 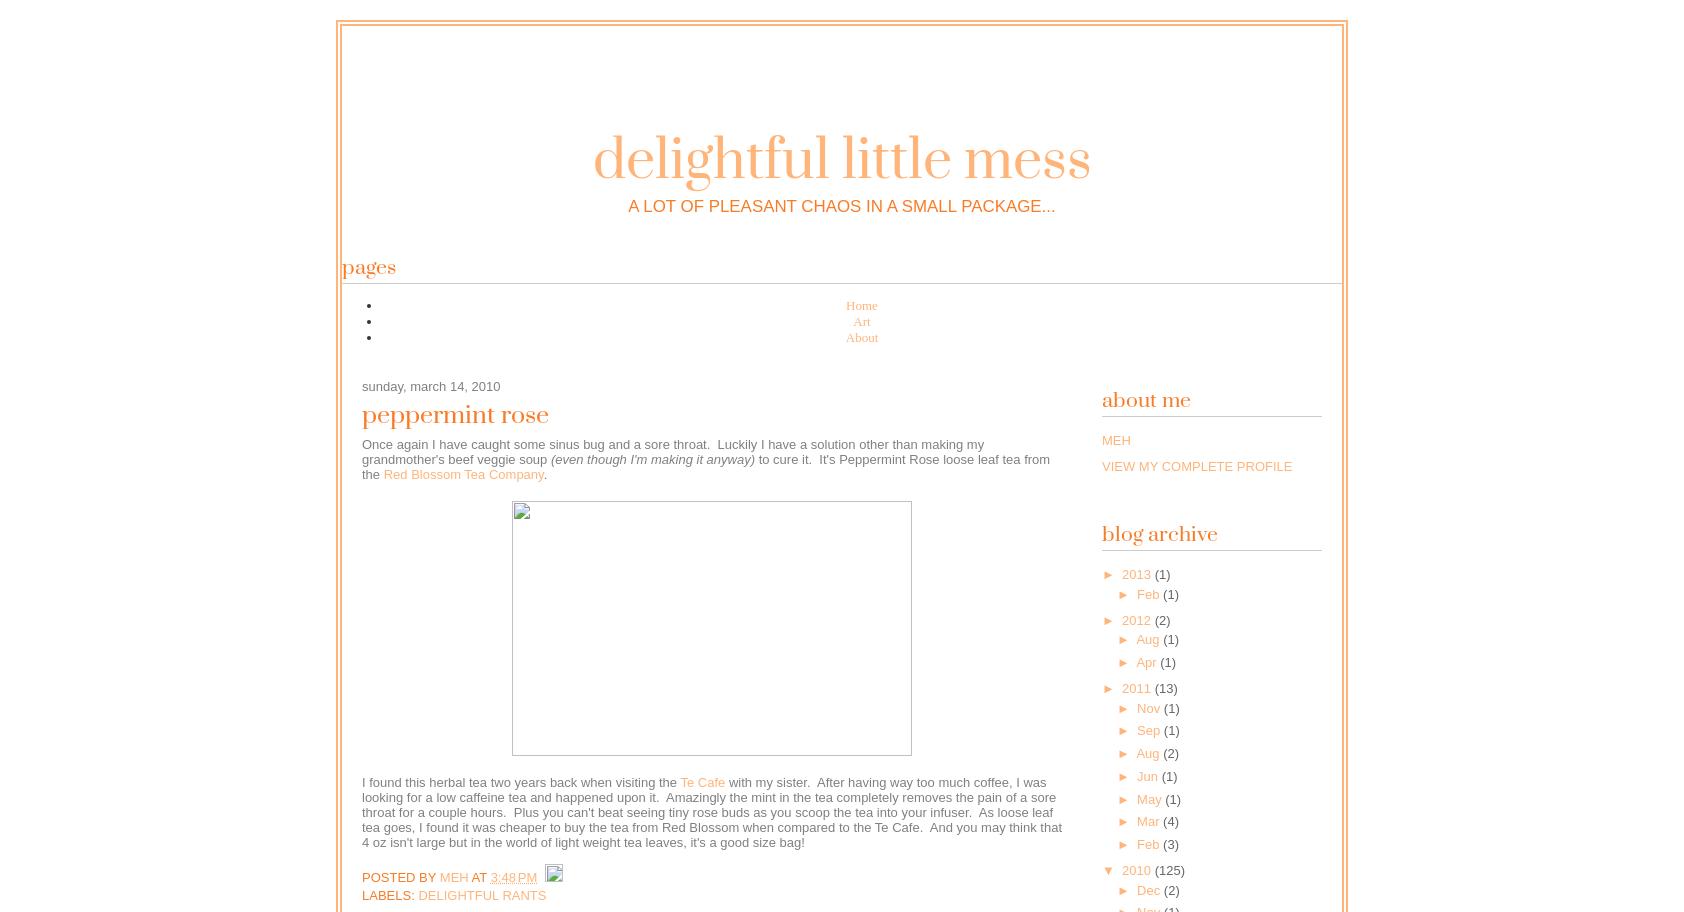 What do you see at coordinates (454, 415) in the screenshot?
I see `'Peppermint Rose'` at bounding box center [454, 415].